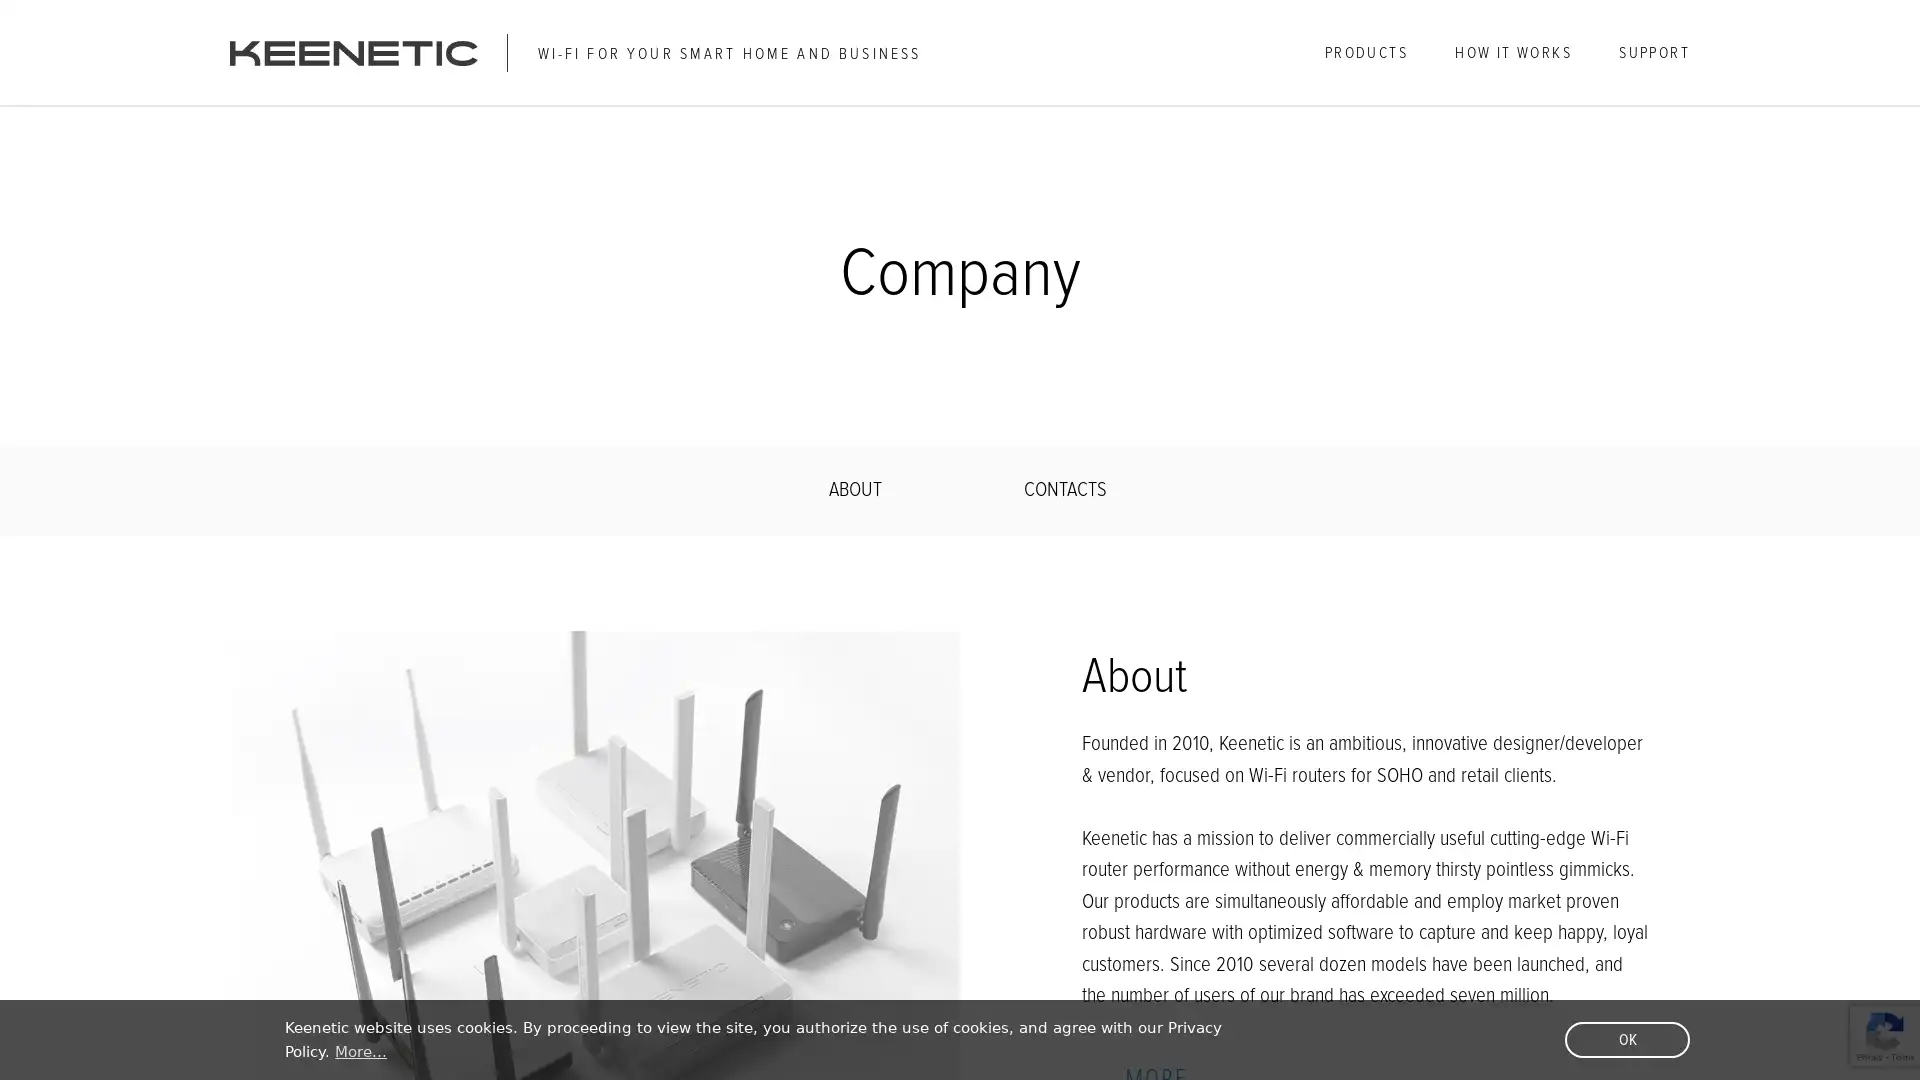 The width and height of the screenshot is (1920, 1080). I want to click on dismiss cookie message, so click(1627, 1038).